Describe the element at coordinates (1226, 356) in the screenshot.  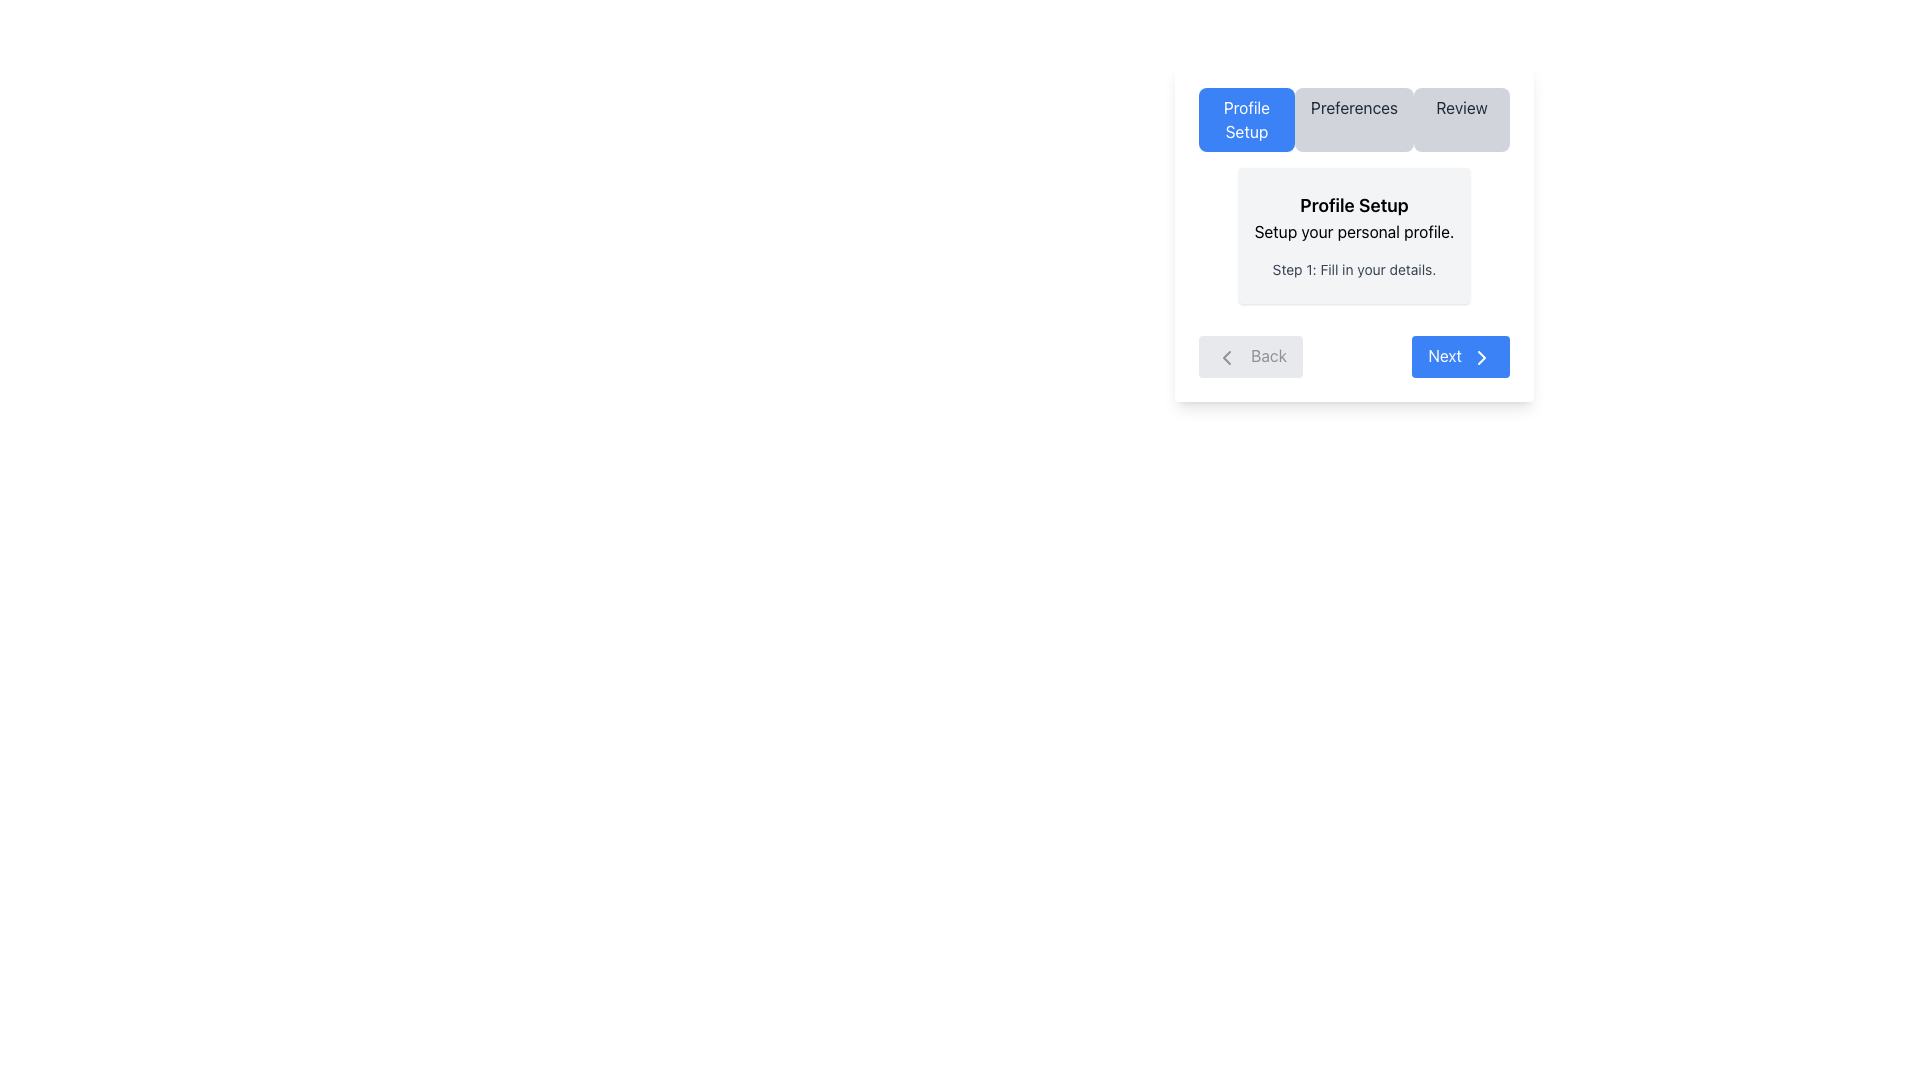
I see `the left-pointing arrow icon of the 'Back' button located at the bottom-left section of the interface` at that location.